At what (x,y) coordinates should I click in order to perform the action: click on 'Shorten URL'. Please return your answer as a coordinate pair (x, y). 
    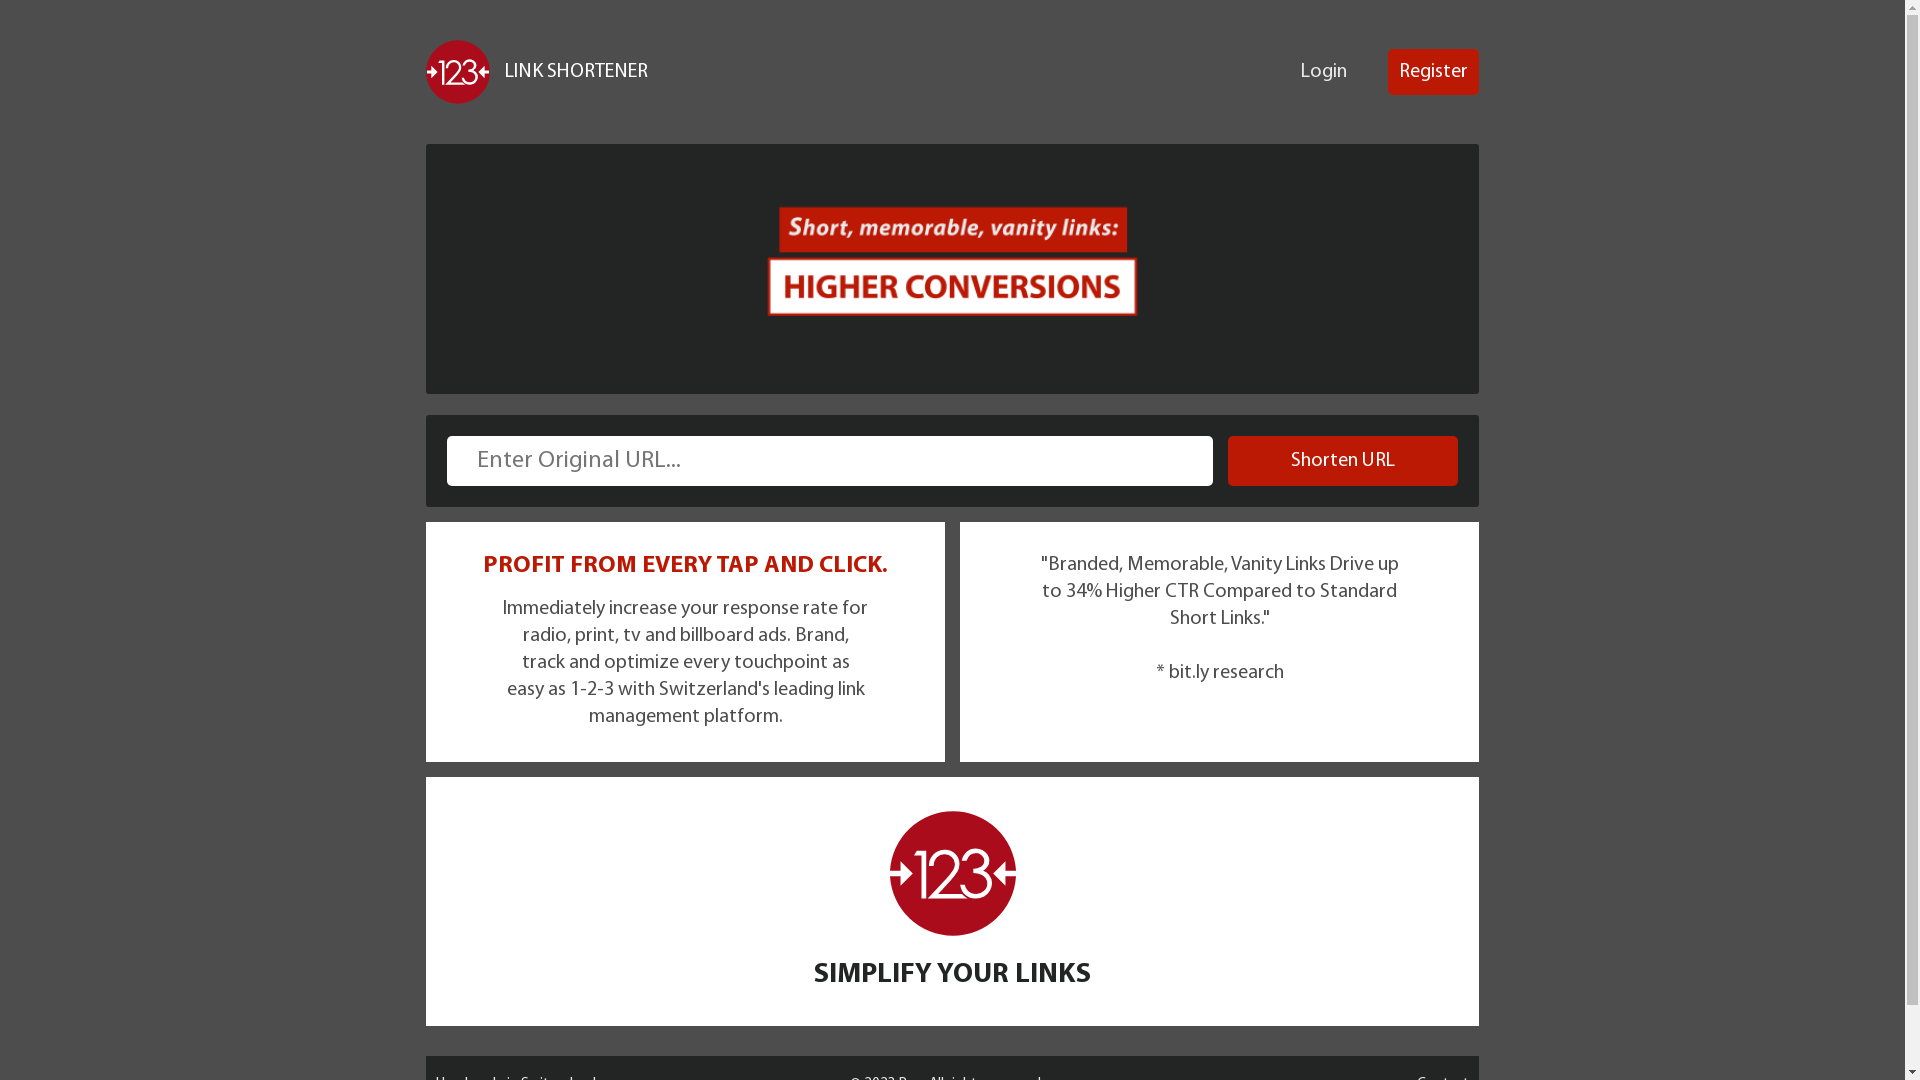
    Looking at the image, I should click on (1343, 461).